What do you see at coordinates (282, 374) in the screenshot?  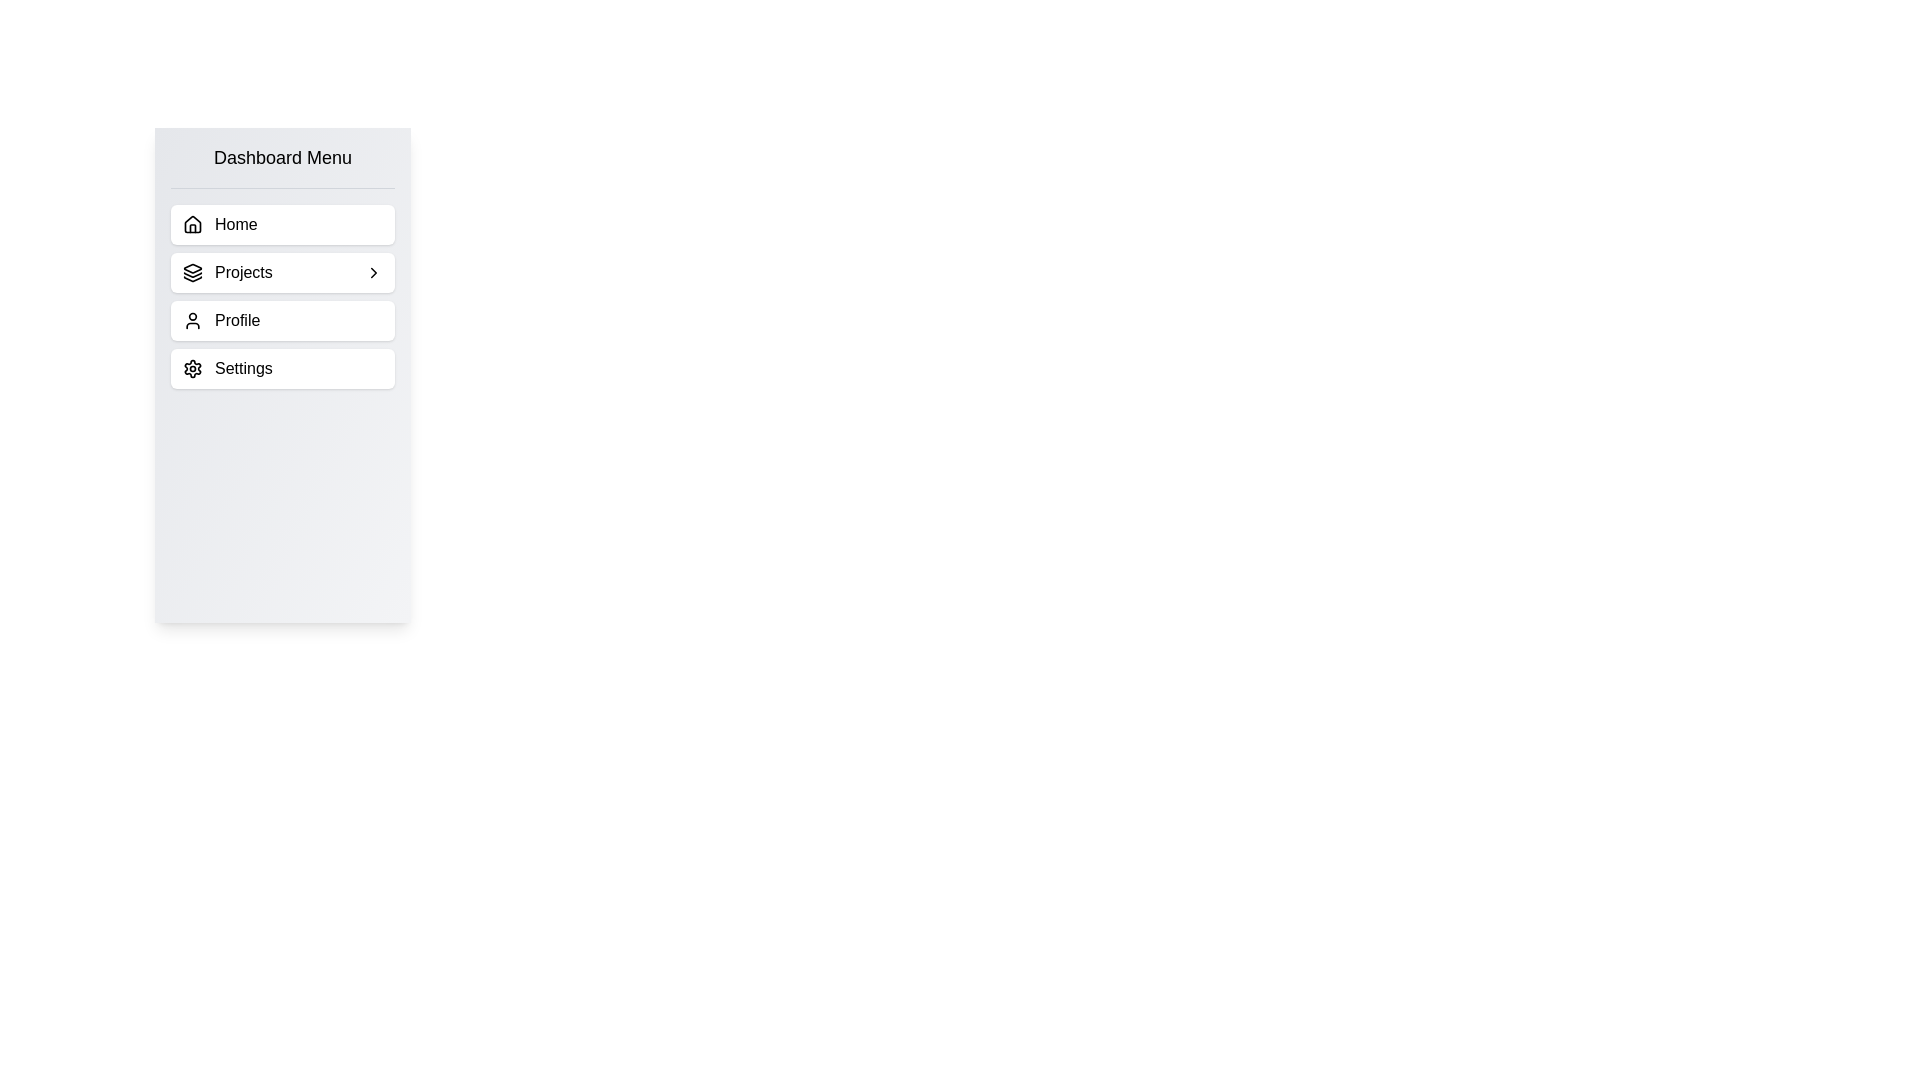 I see `the Sidebar navigation menu located under the 'Dashboard Menu'` at bounding box center [282, 374].